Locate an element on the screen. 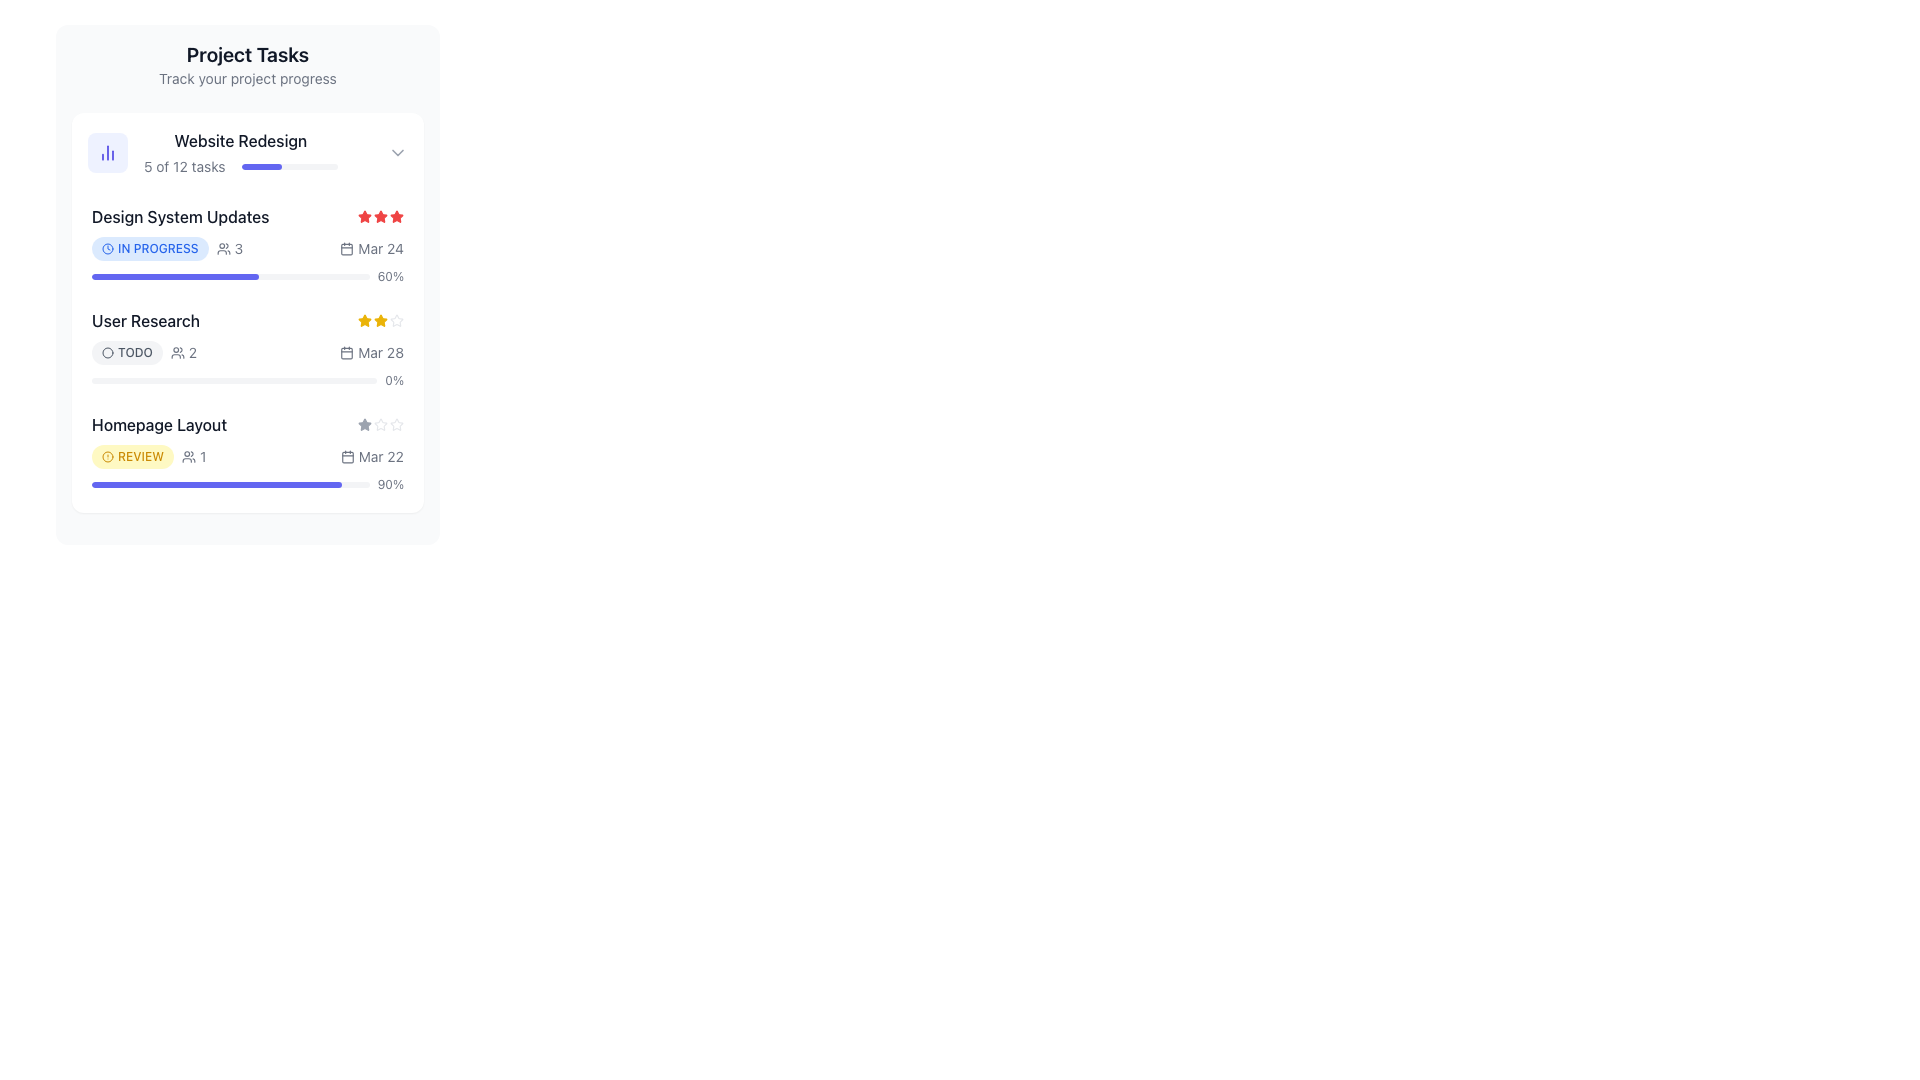 The height and width of the screenshot is (1080, 1920). the status badge component located in the 'Homepage Layout' section of the 'Project Tasks' interface, which indicates the review status of a task or milestone is located at coordinates (148, 456).